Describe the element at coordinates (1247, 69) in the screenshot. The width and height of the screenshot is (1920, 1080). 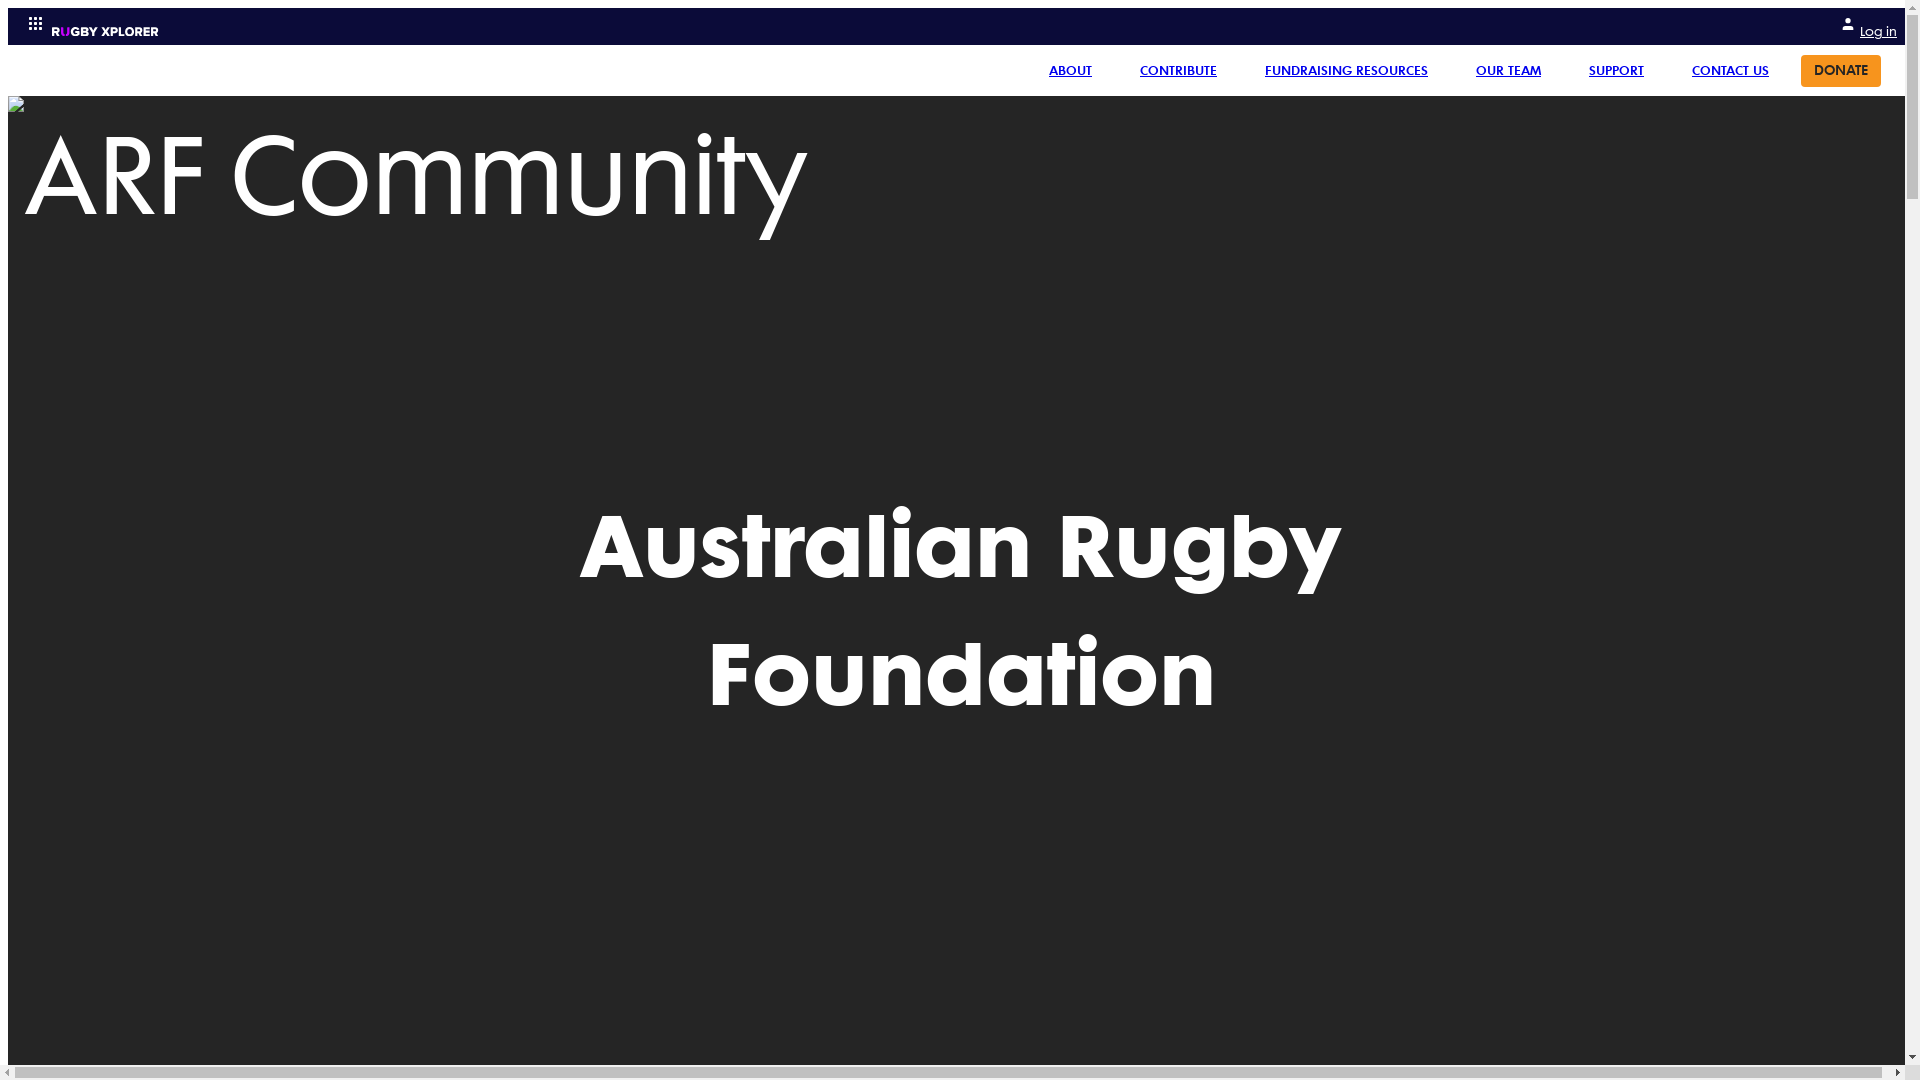
I see `'FUNDRAISING RESOURCES'` at that location.